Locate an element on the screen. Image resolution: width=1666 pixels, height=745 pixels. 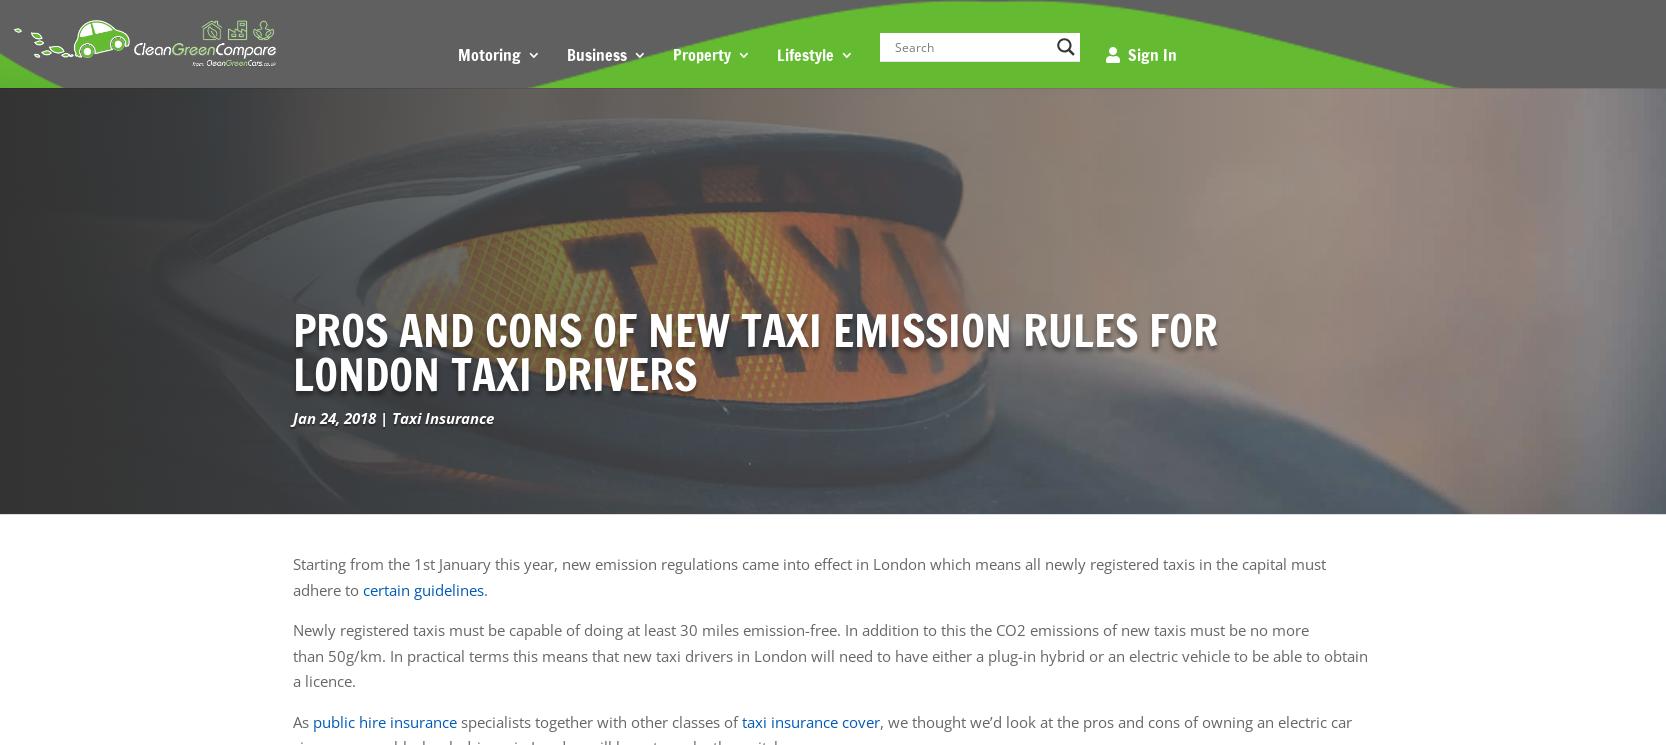
'Van Insurance' is located at coordinates (525, 574).